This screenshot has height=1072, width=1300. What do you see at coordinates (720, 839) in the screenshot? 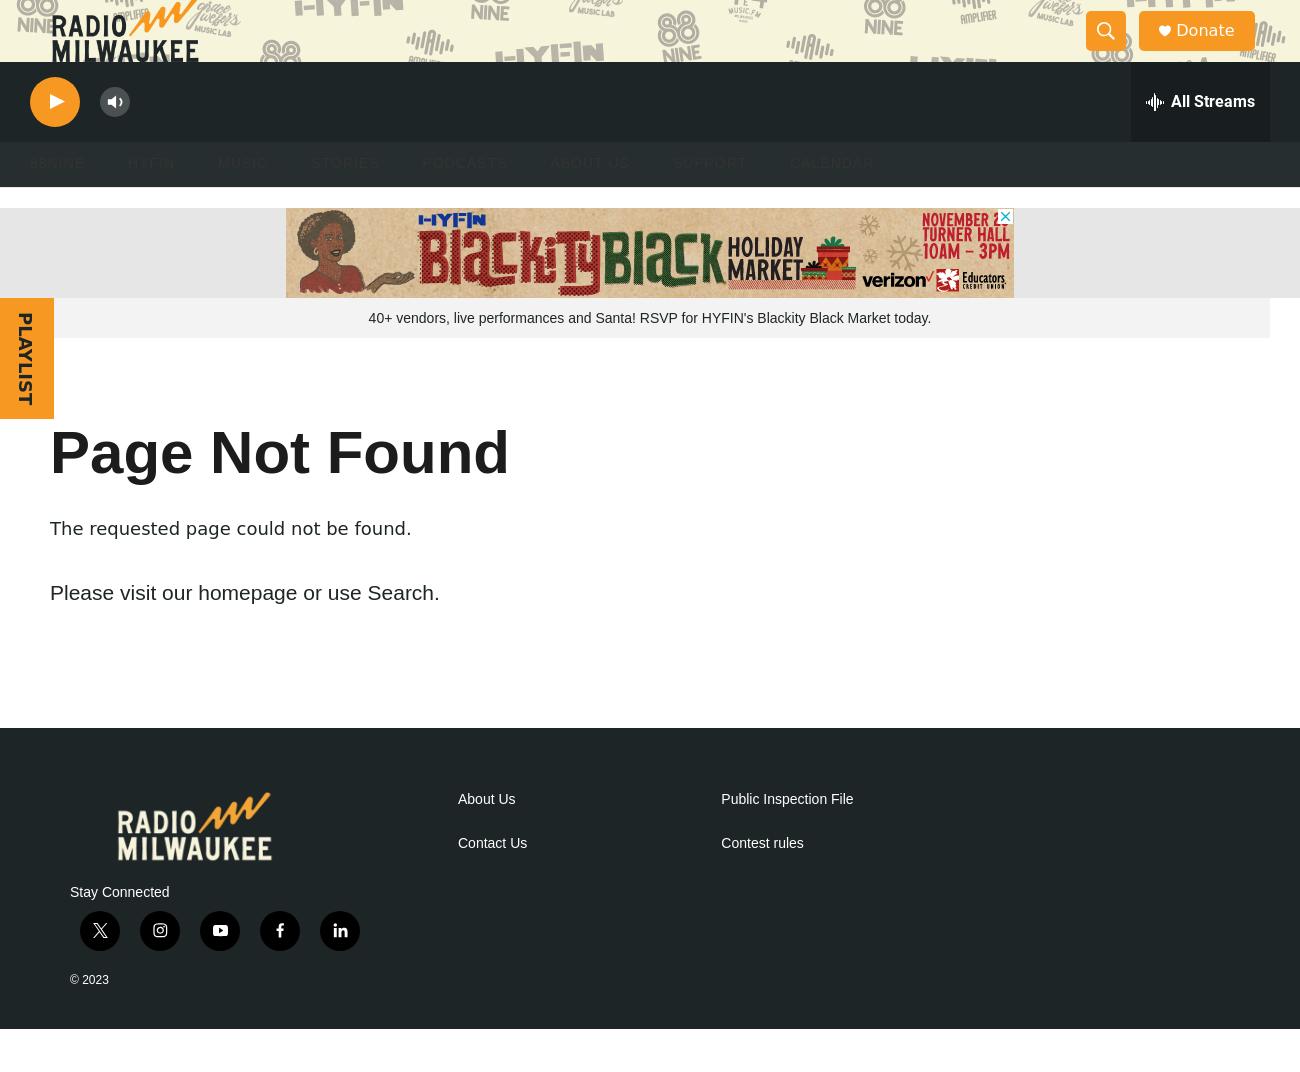
I see `'Public Inspection File'` at bounding box center [720, 839].